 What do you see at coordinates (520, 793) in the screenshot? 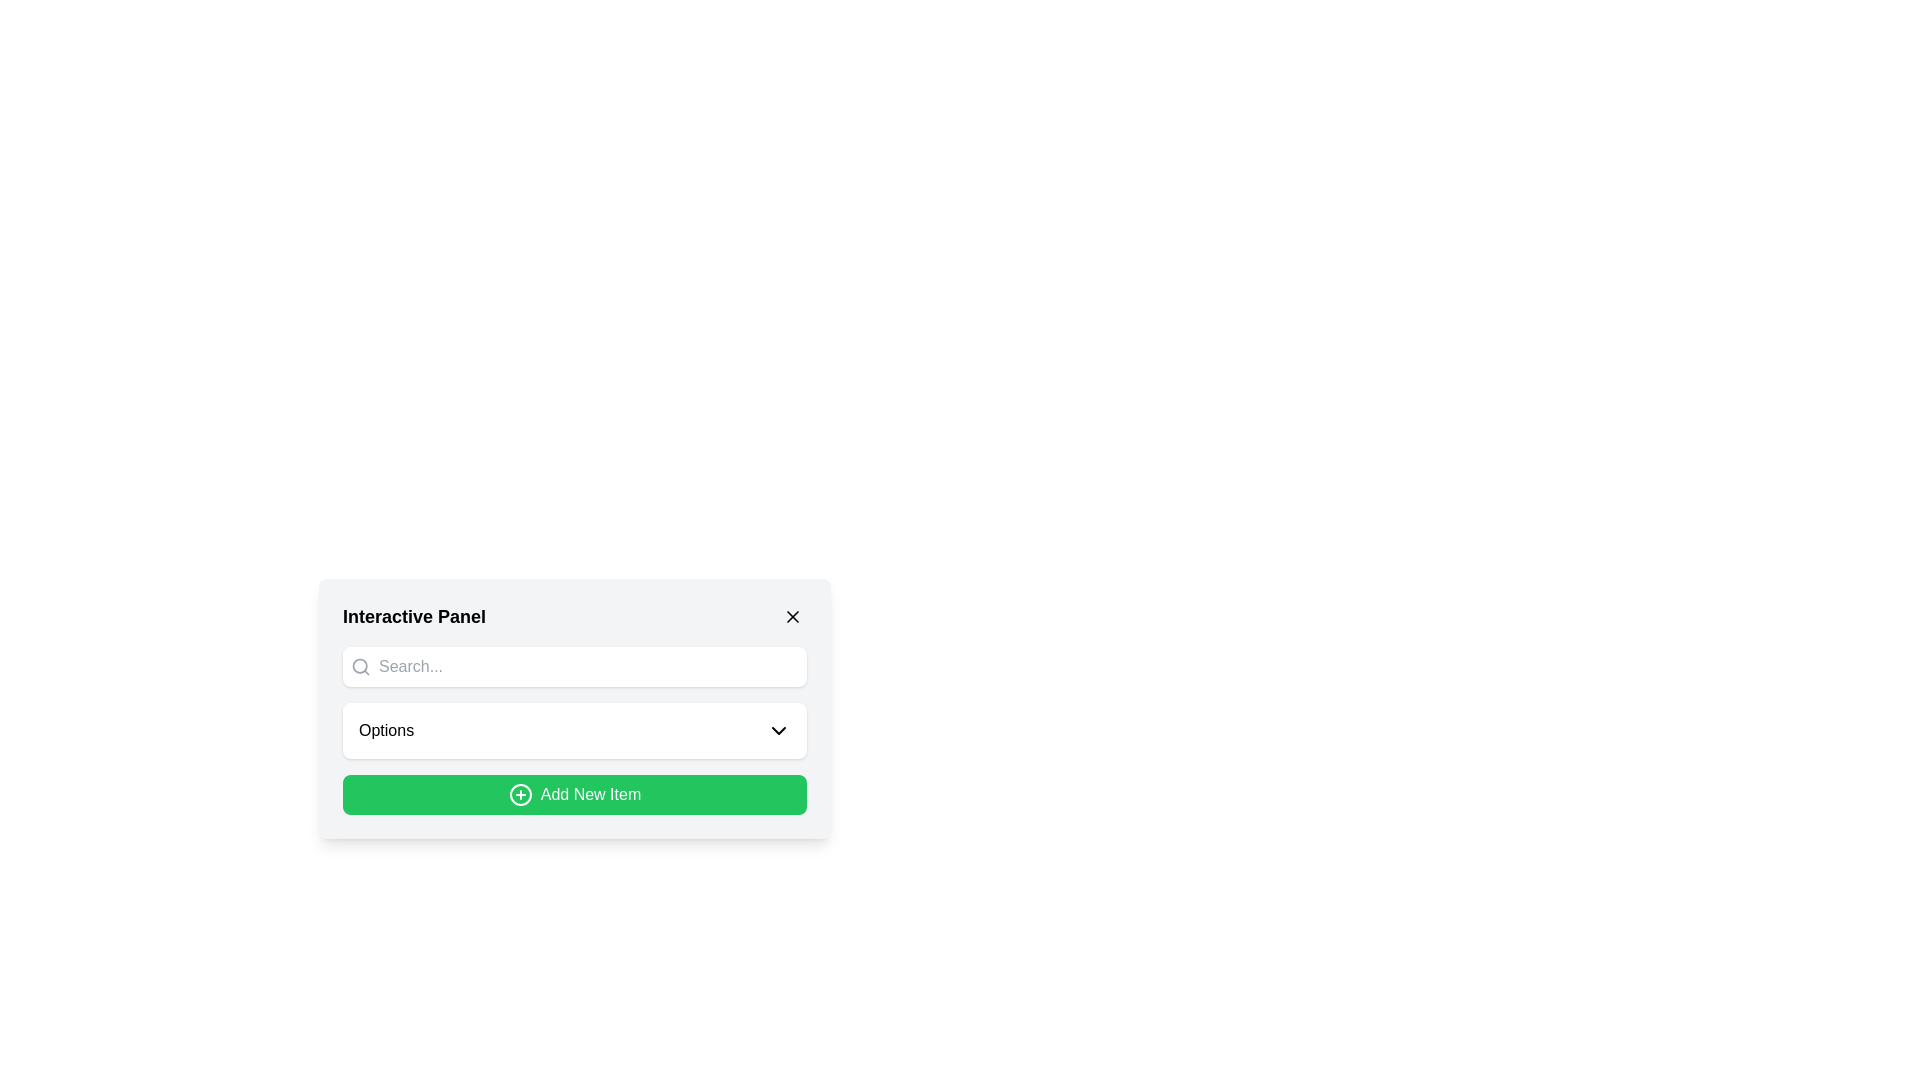
I see `the 'circle-plus' SVG icon inside the green button labeled 'Add New Item'` at bounding box center [520, 793].